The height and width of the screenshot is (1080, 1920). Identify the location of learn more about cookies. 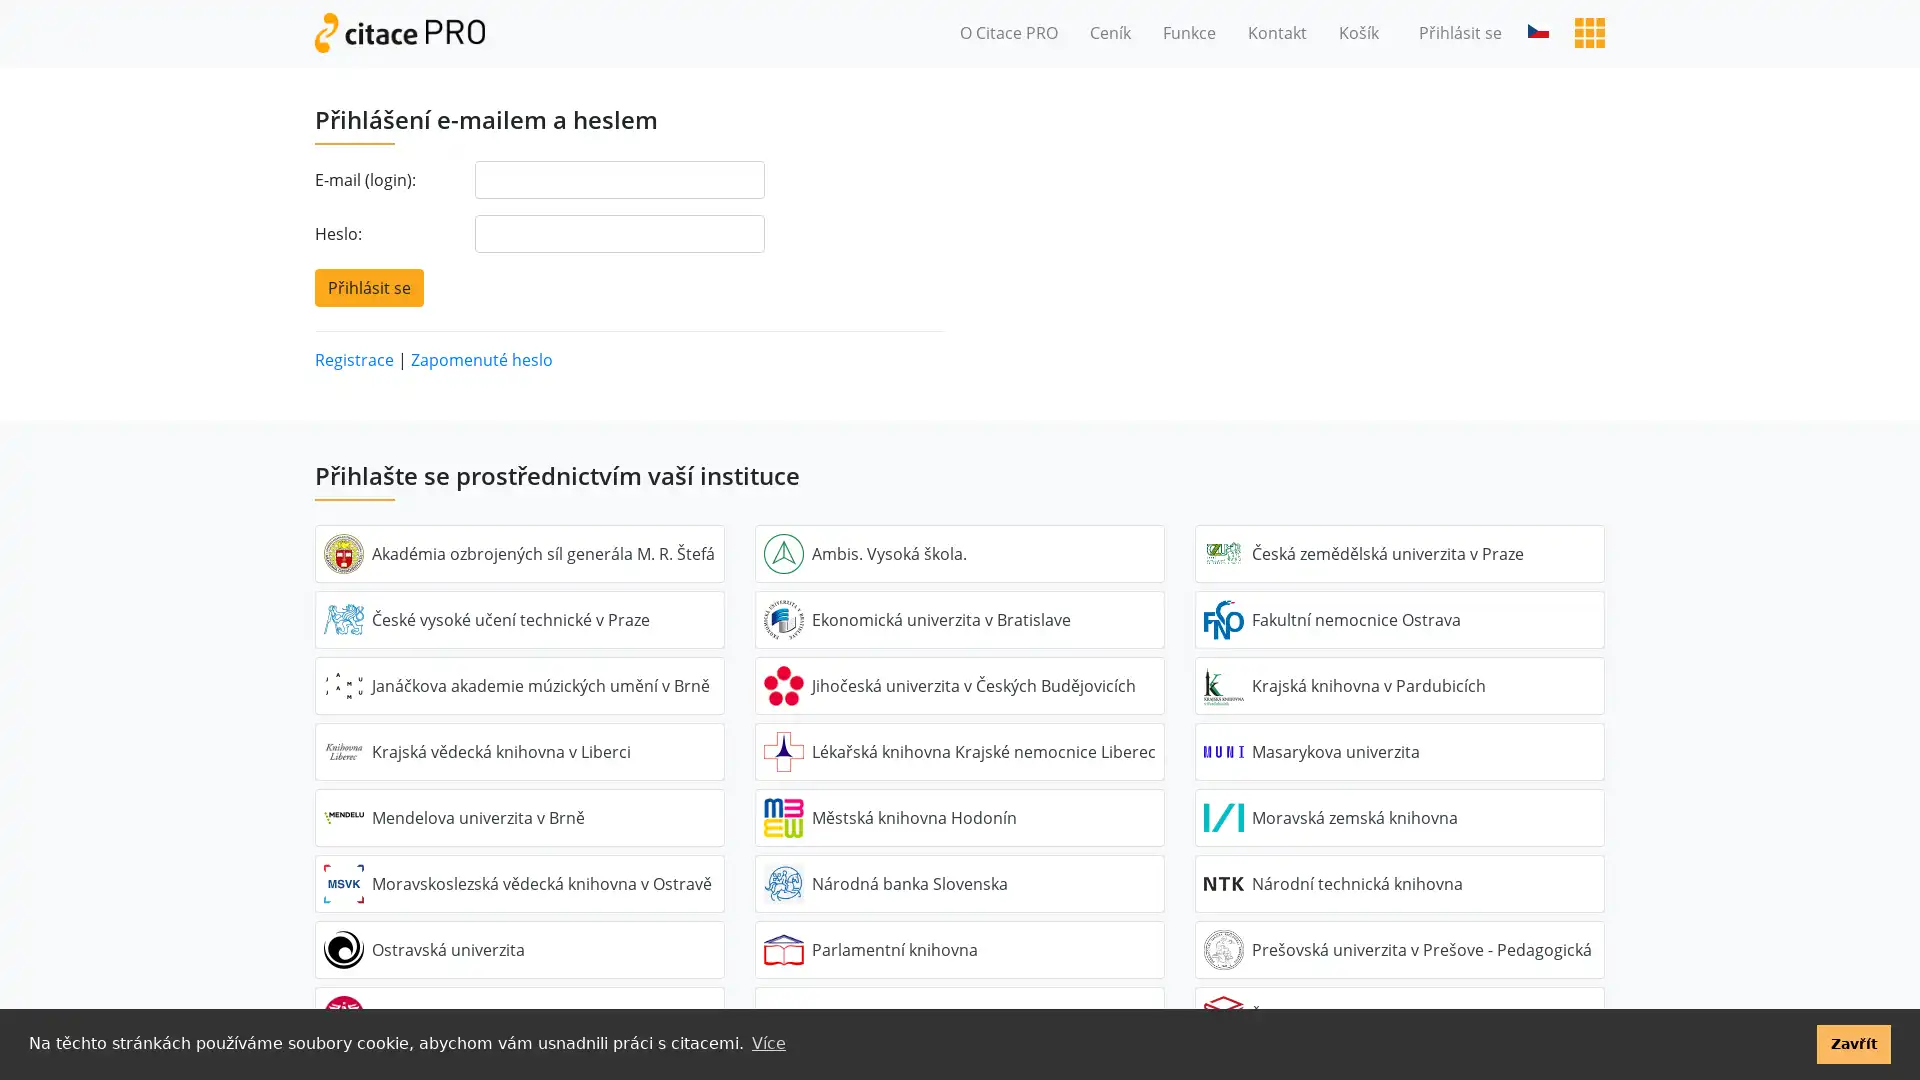
(767, 1043).